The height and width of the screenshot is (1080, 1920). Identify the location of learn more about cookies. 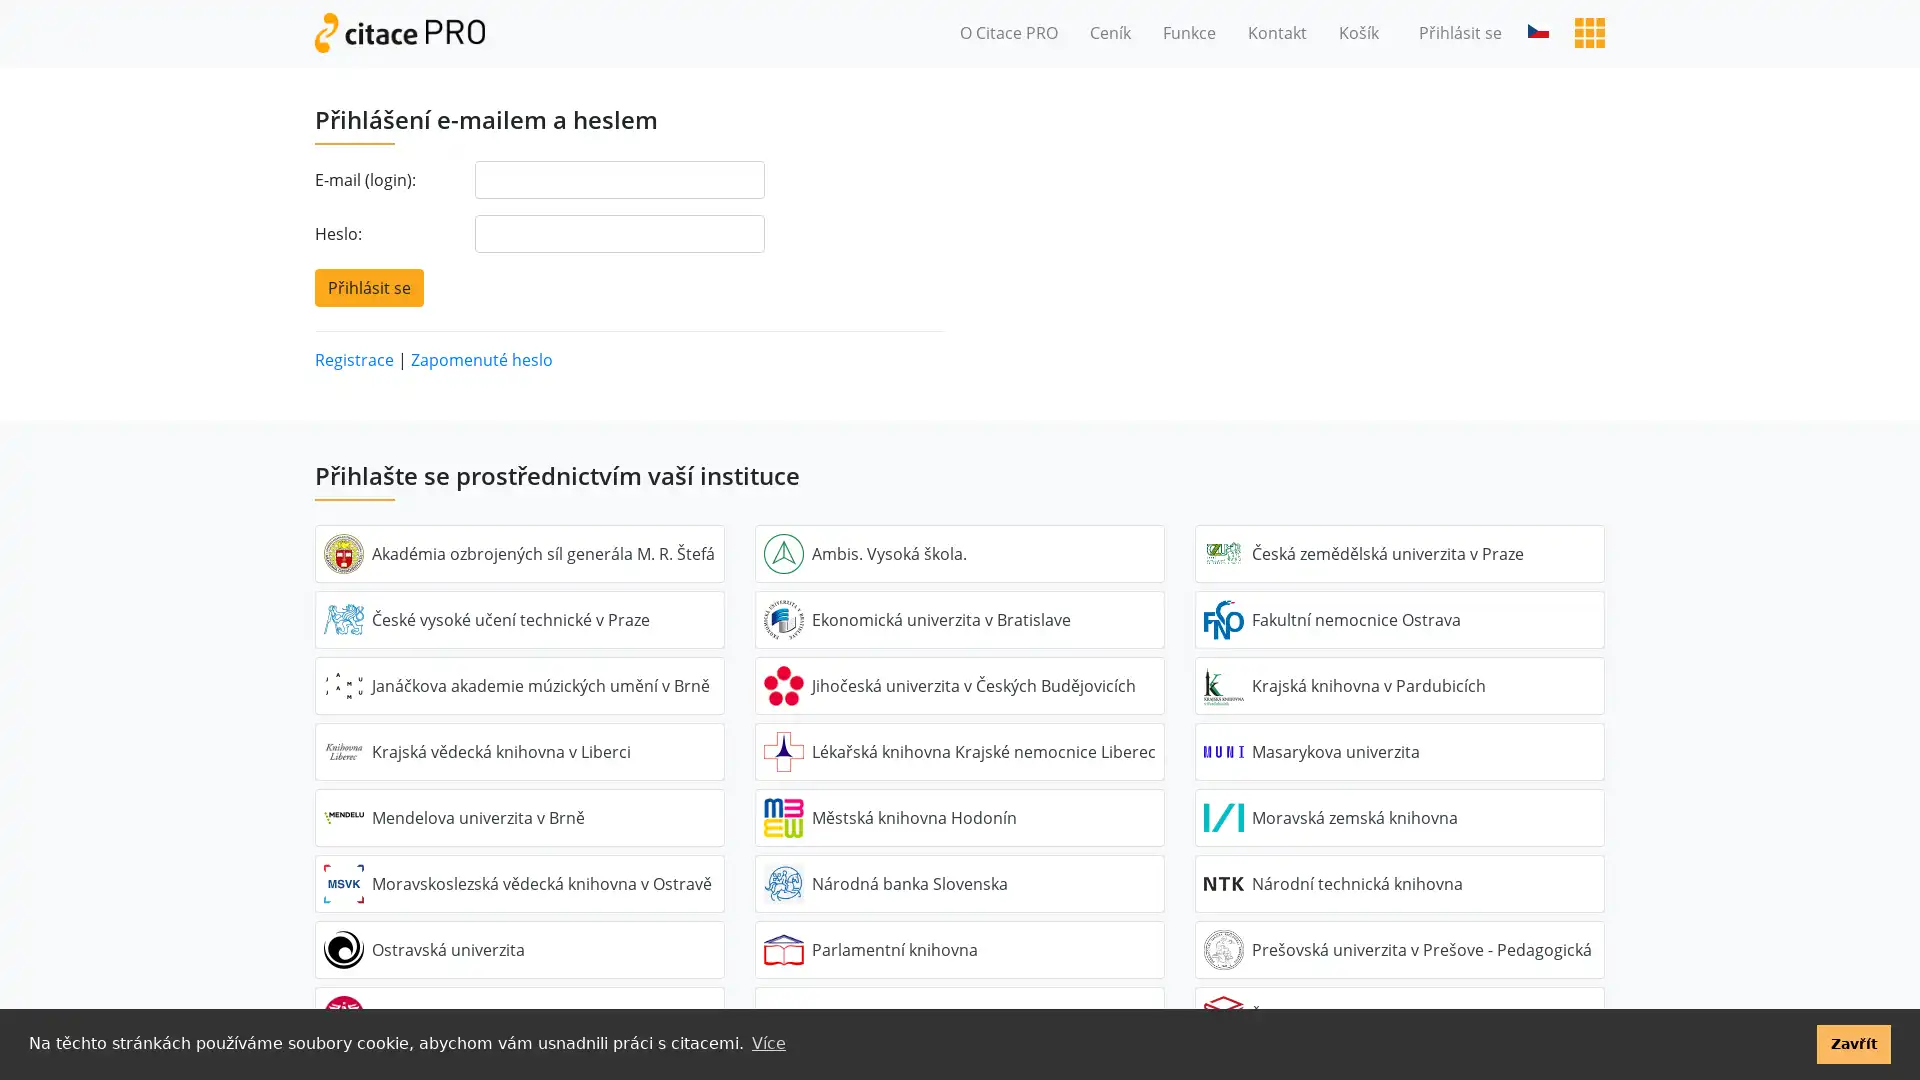
(767, 1043).